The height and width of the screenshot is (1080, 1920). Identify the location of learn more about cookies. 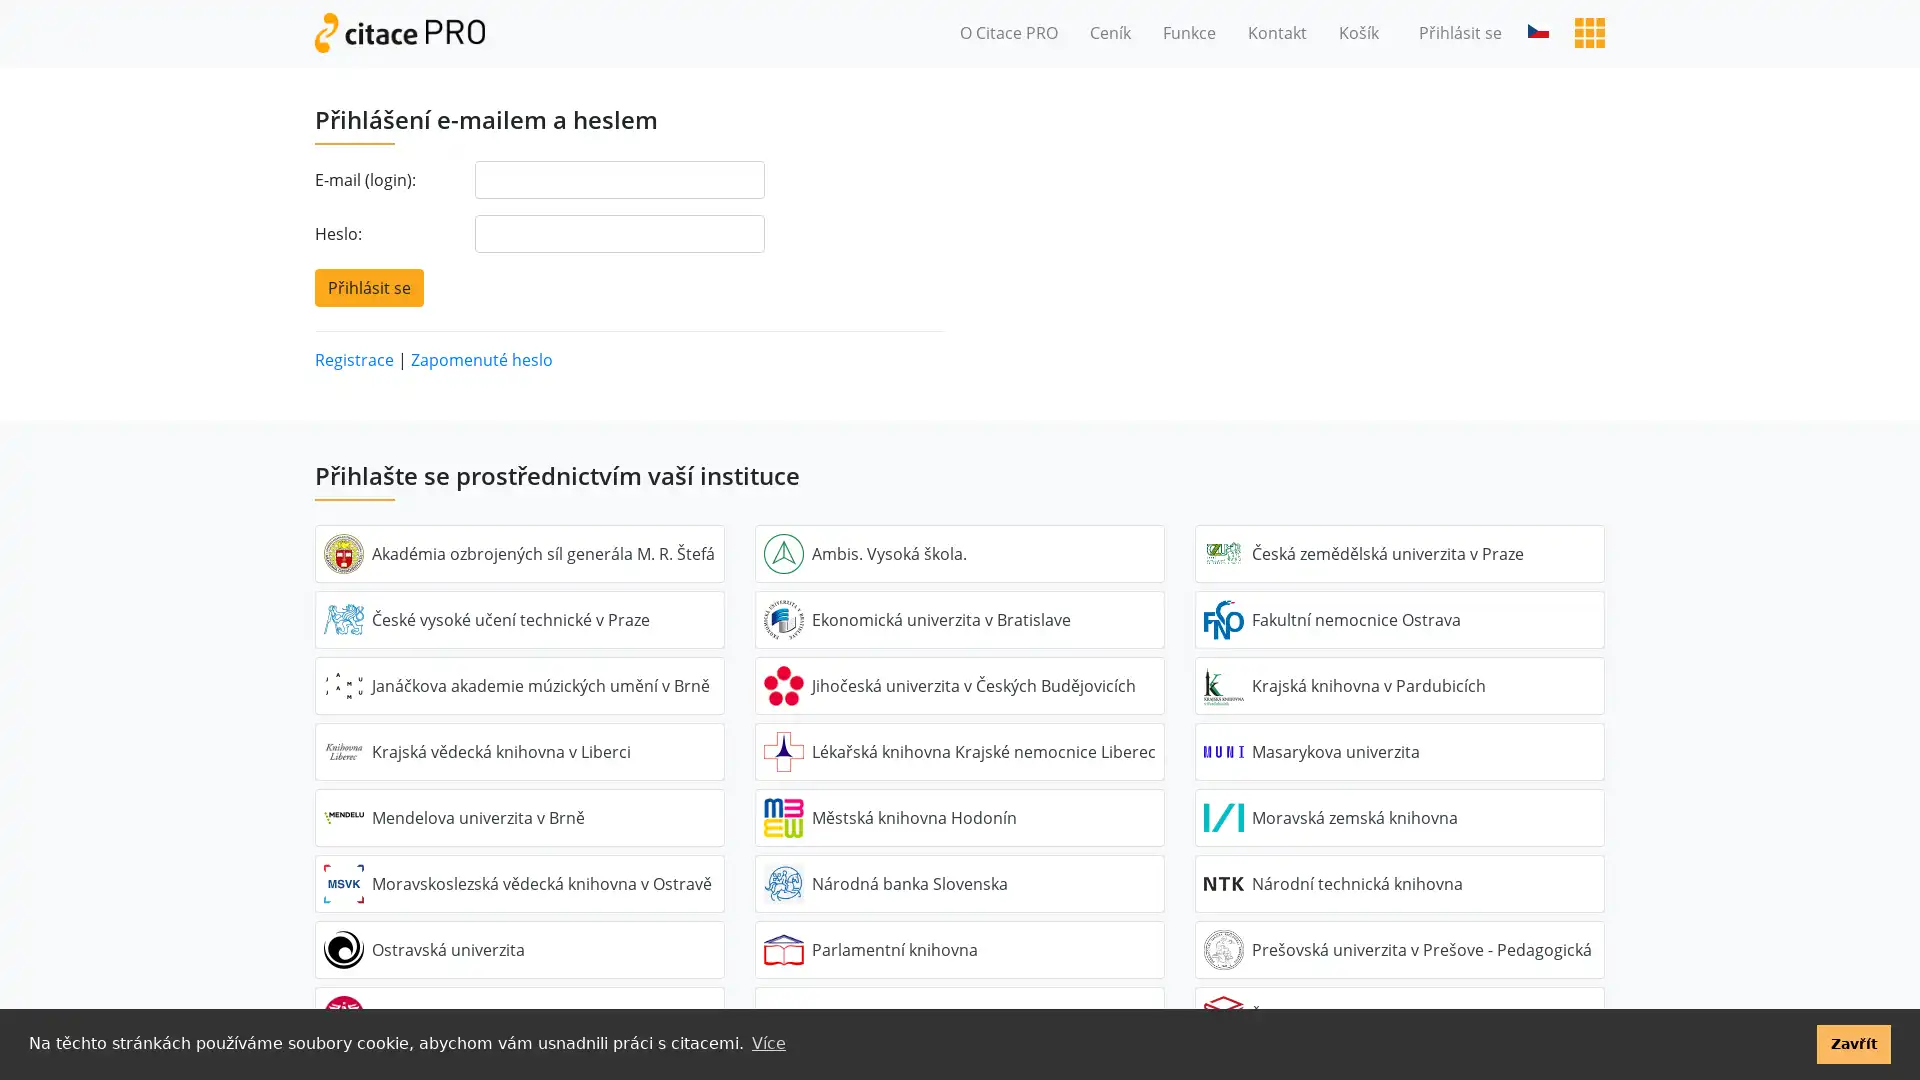
(767, 1043).